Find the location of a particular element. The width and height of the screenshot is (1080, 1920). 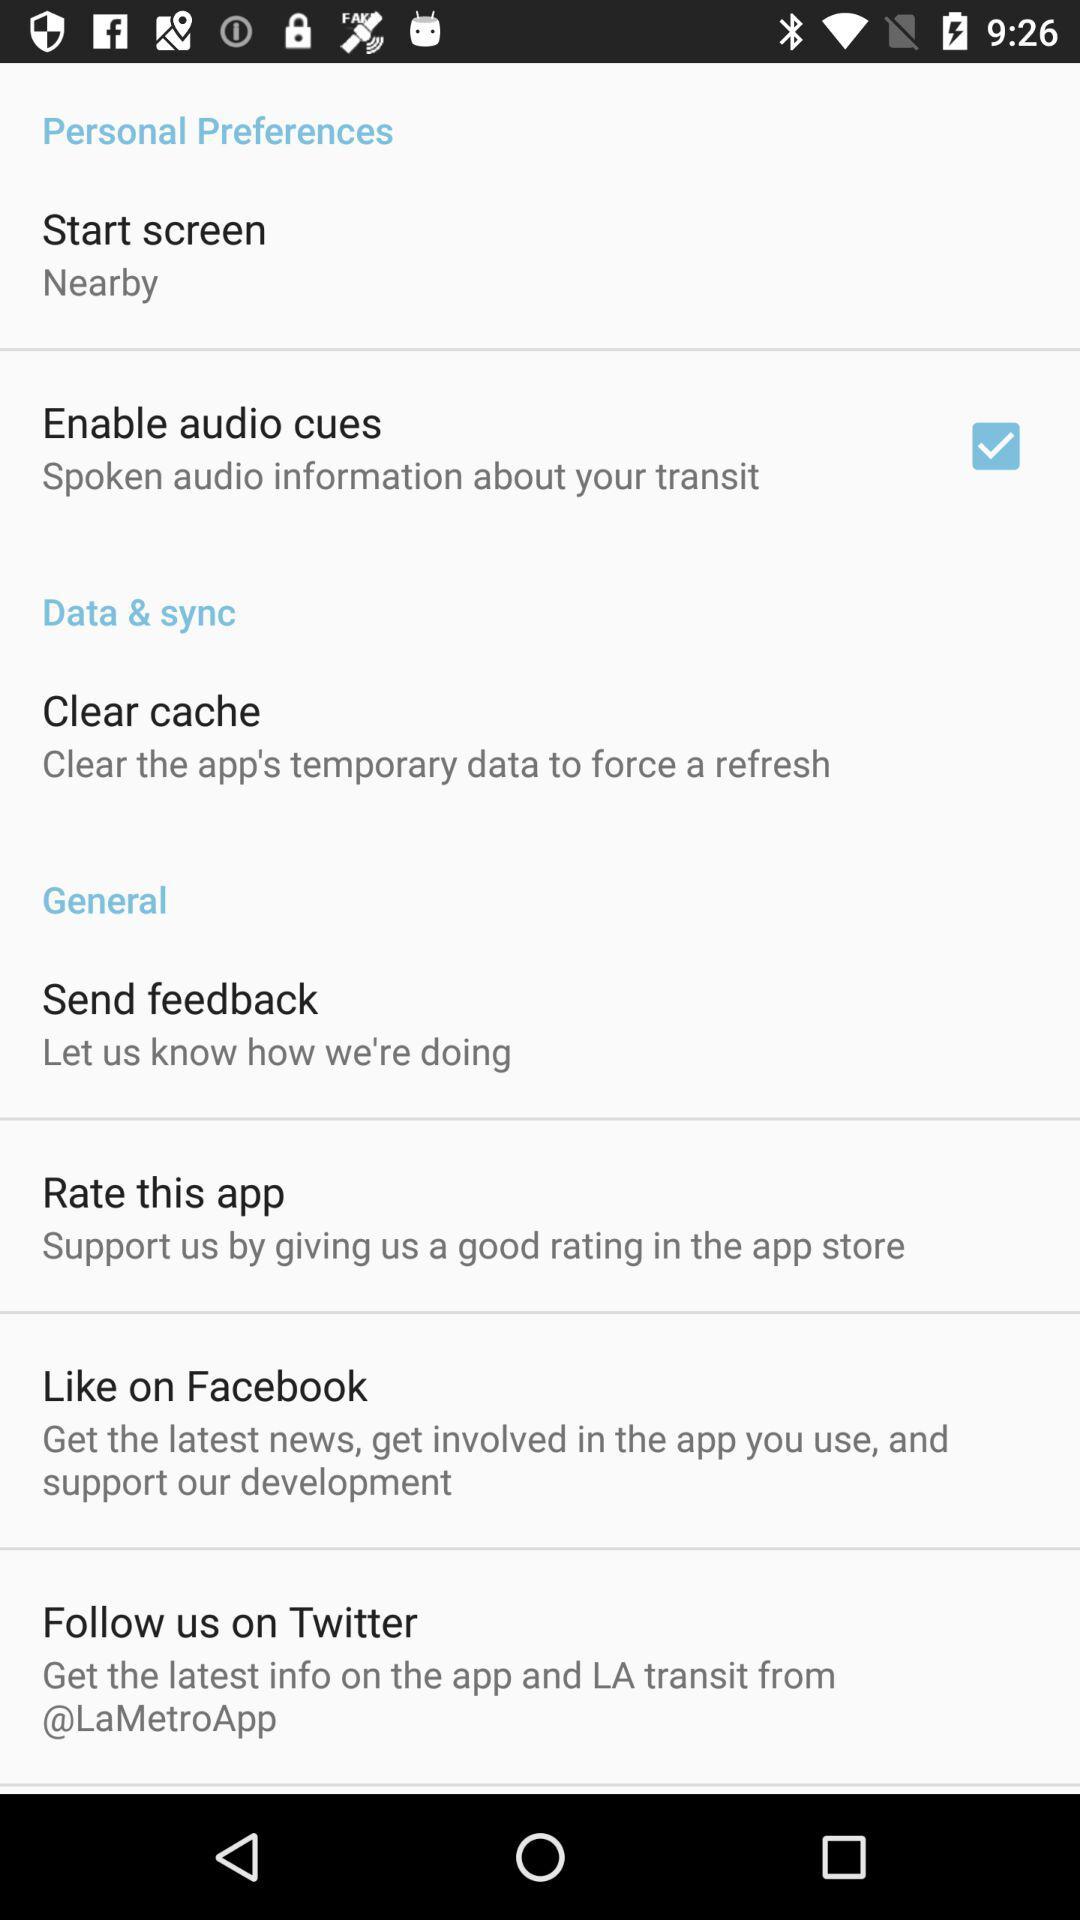

the support us by app is located at coordinates (473, 1243).